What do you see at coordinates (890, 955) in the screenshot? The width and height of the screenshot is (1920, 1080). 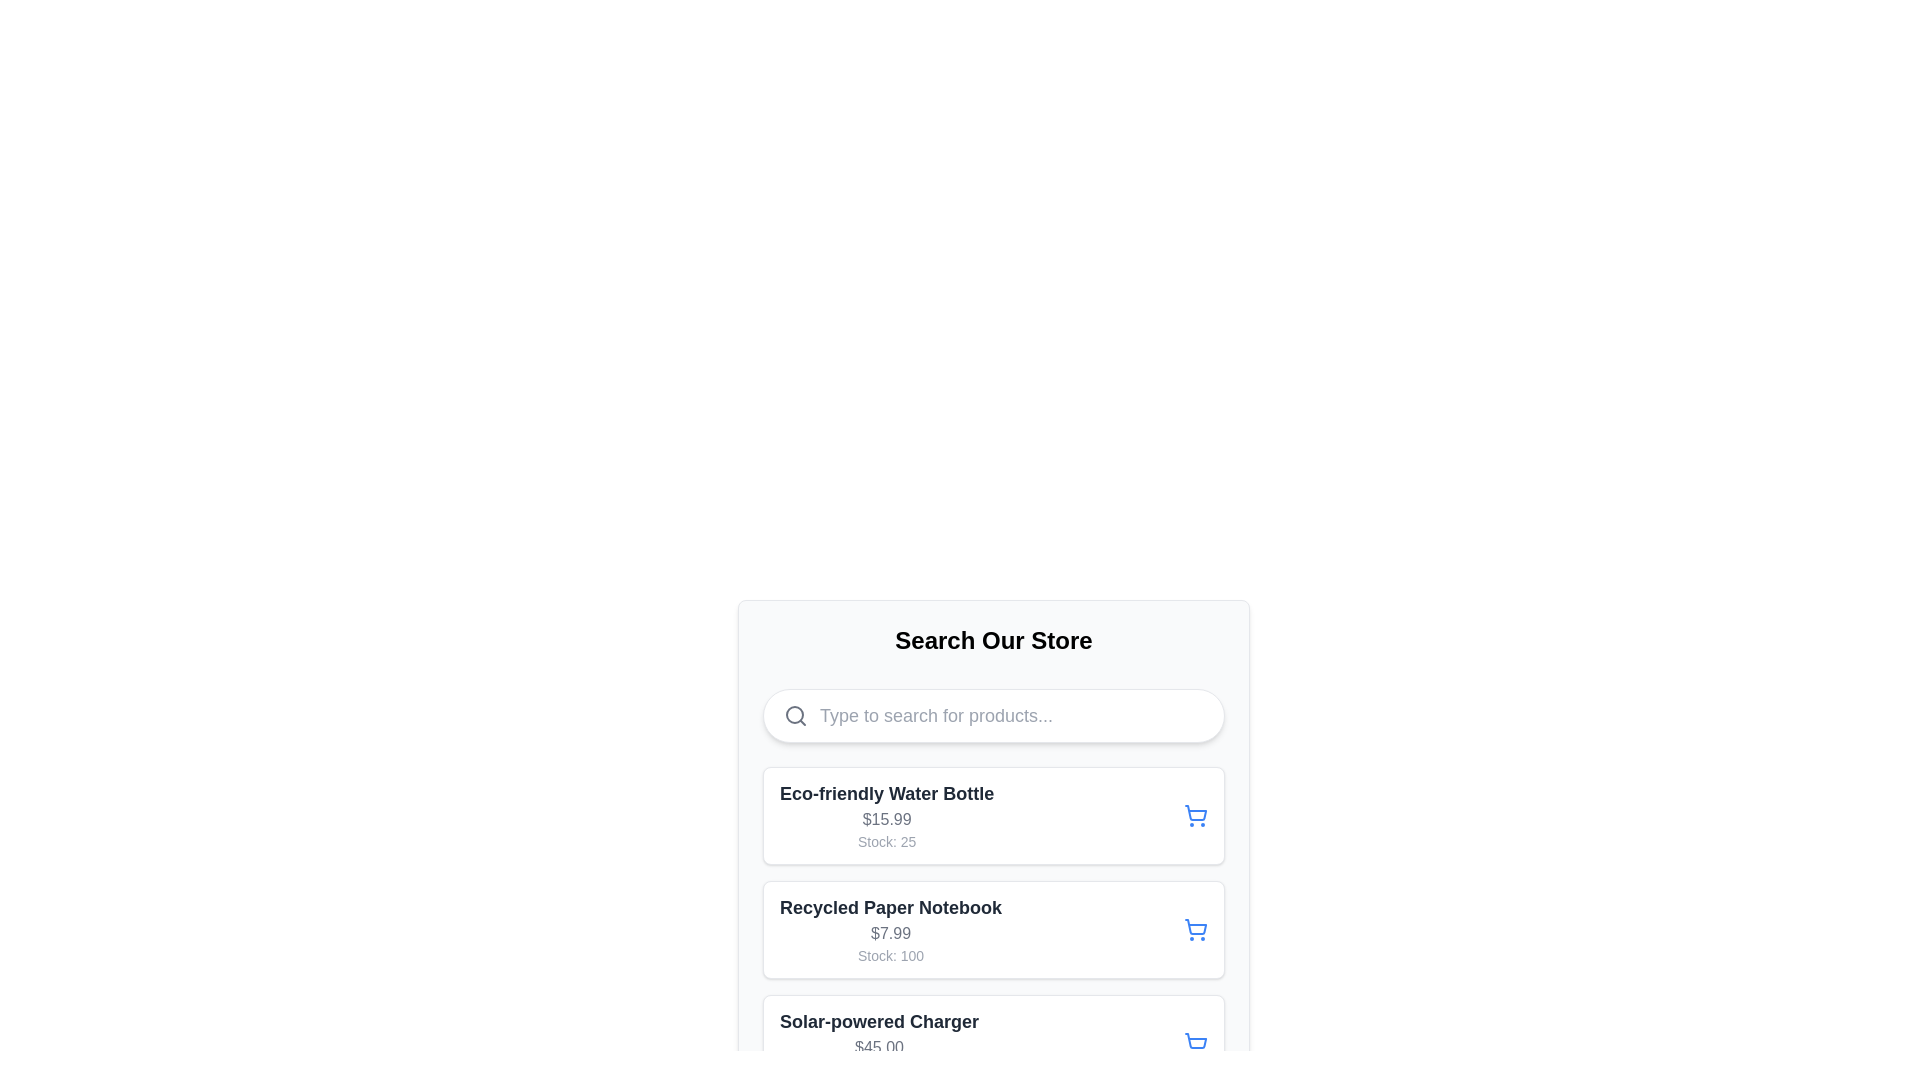 I see `the static text label that indicates product availability, located below the title 'Recycled Paper Notebook' and the price '$7.99'` at bounding box center [890, 955].